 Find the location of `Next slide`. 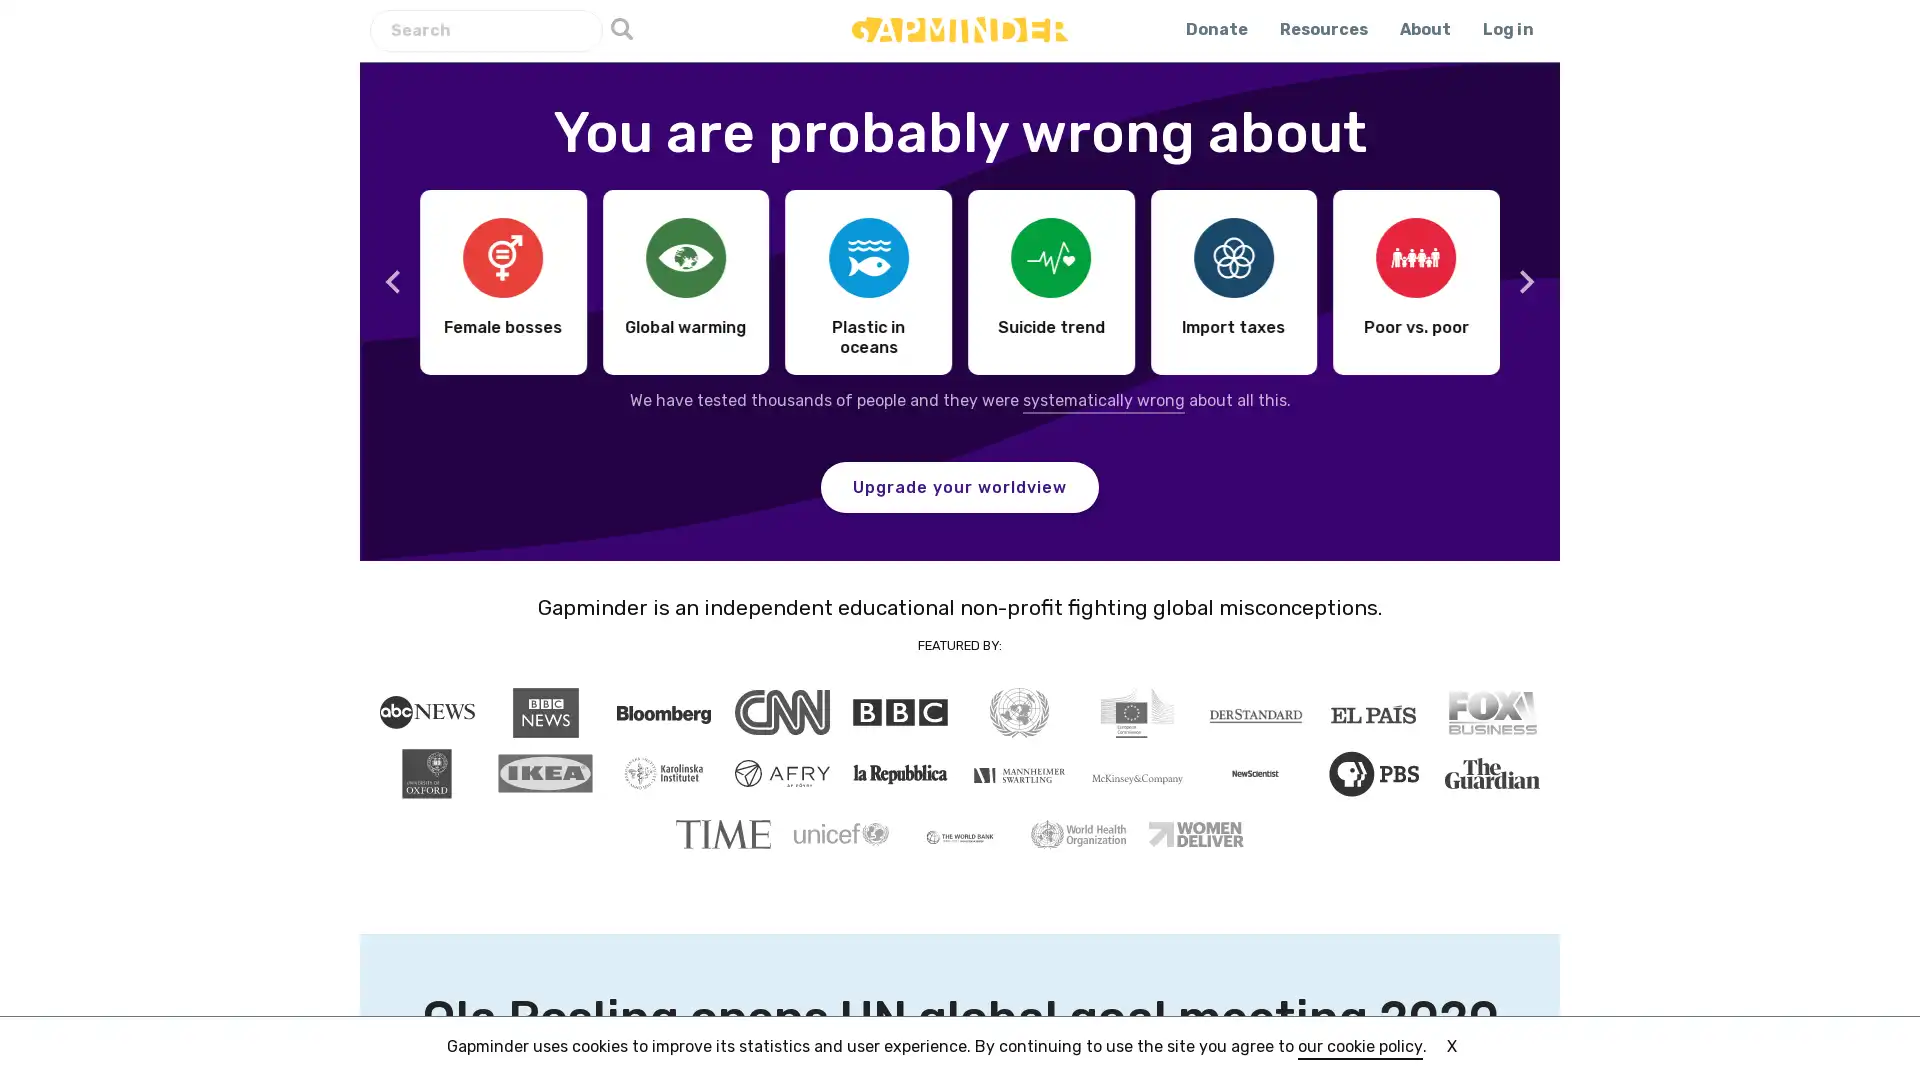

Next slide is located at coordinates (1524, 281).